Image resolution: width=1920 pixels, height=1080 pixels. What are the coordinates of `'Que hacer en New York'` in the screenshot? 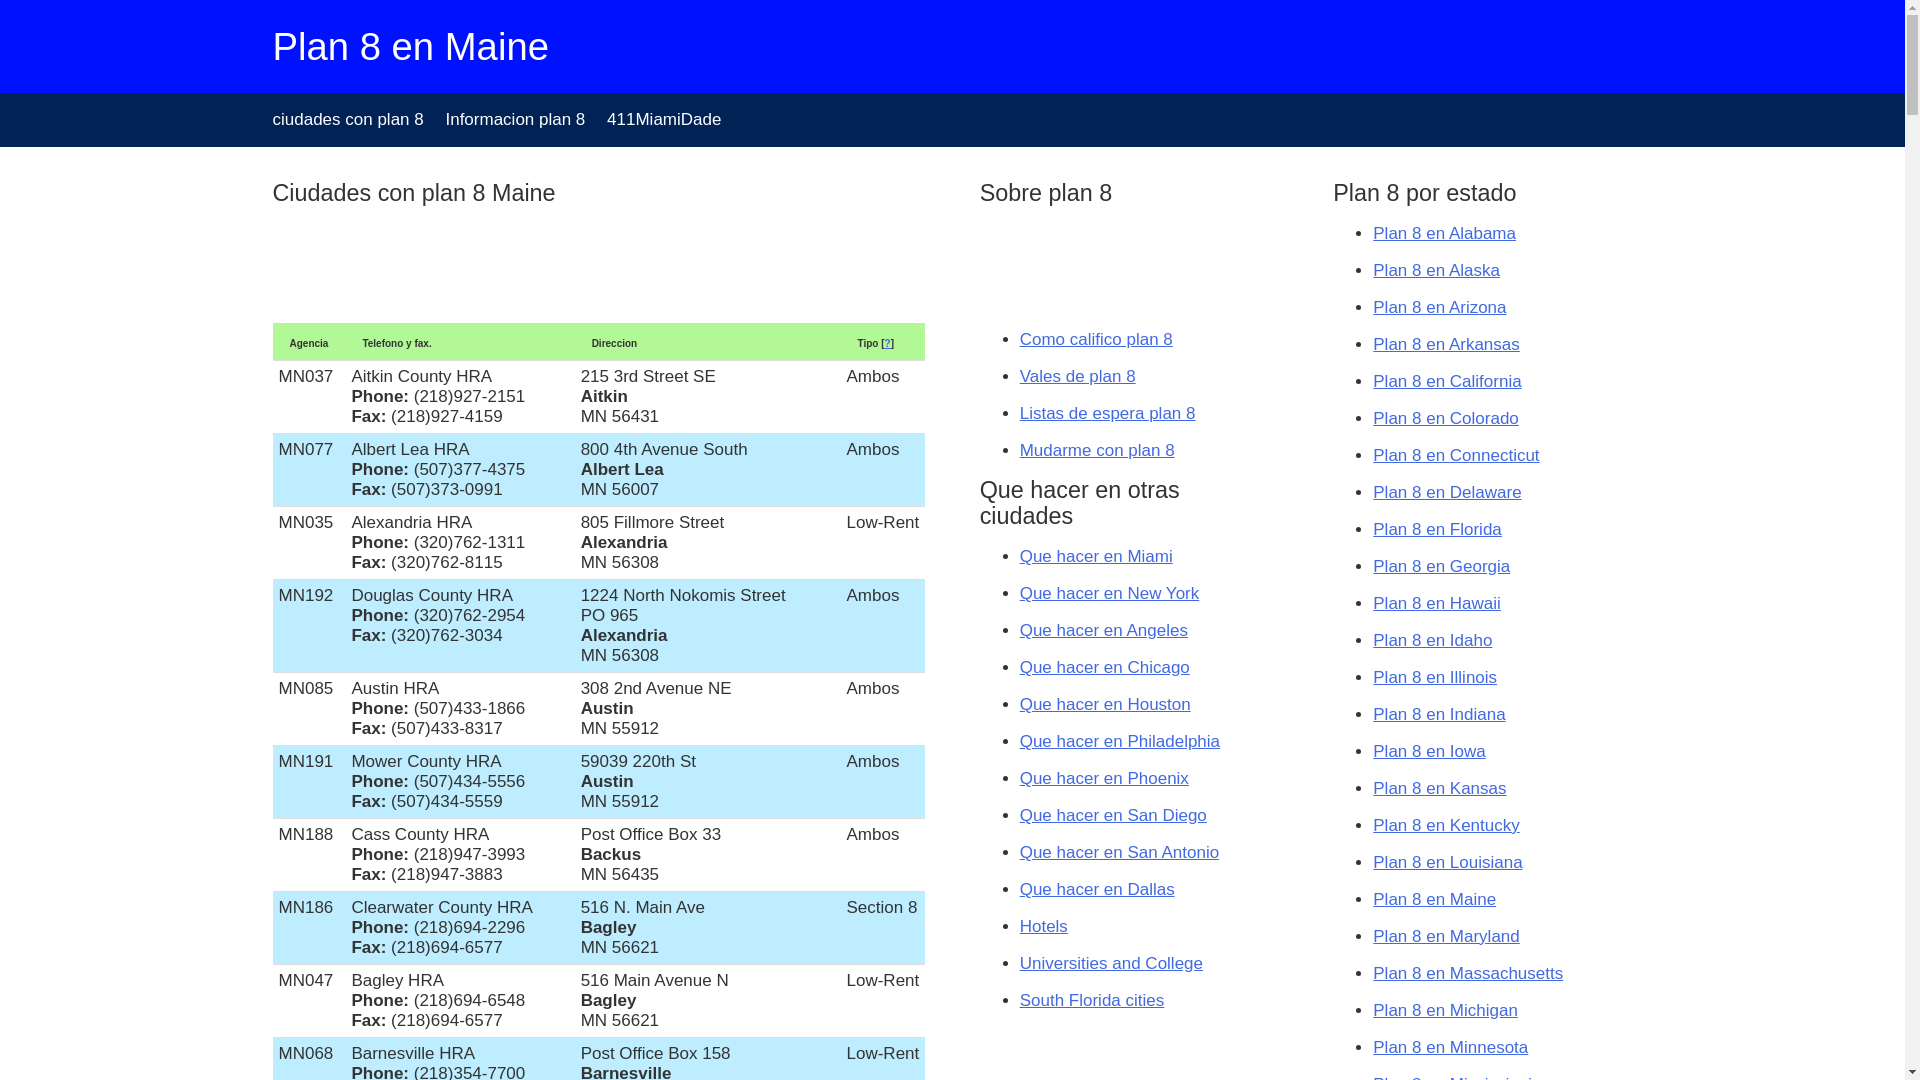 It's located at (1108, 592).